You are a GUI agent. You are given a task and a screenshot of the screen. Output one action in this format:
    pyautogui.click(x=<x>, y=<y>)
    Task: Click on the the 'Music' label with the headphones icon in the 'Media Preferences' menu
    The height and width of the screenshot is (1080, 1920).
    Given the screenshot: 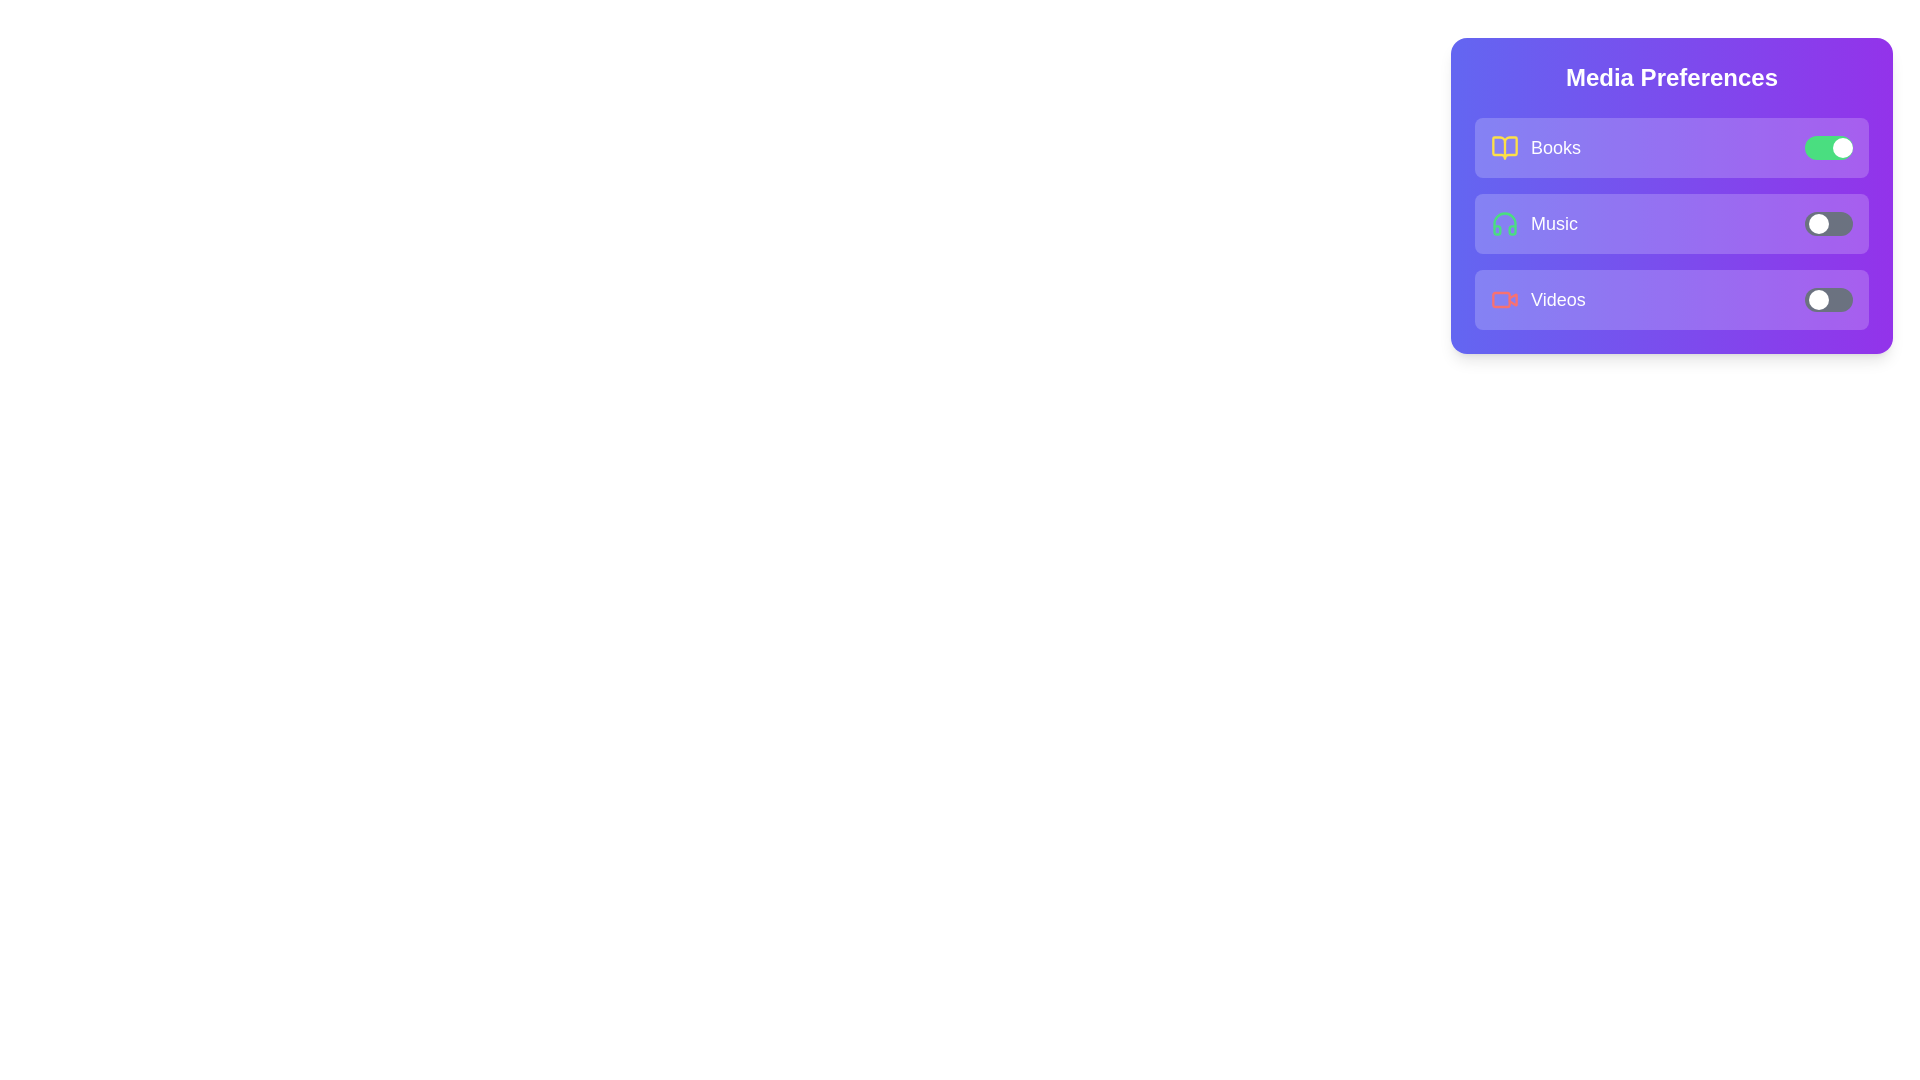 What is the action you would take?
    pyautogui.click(x=1533, y=223)
    